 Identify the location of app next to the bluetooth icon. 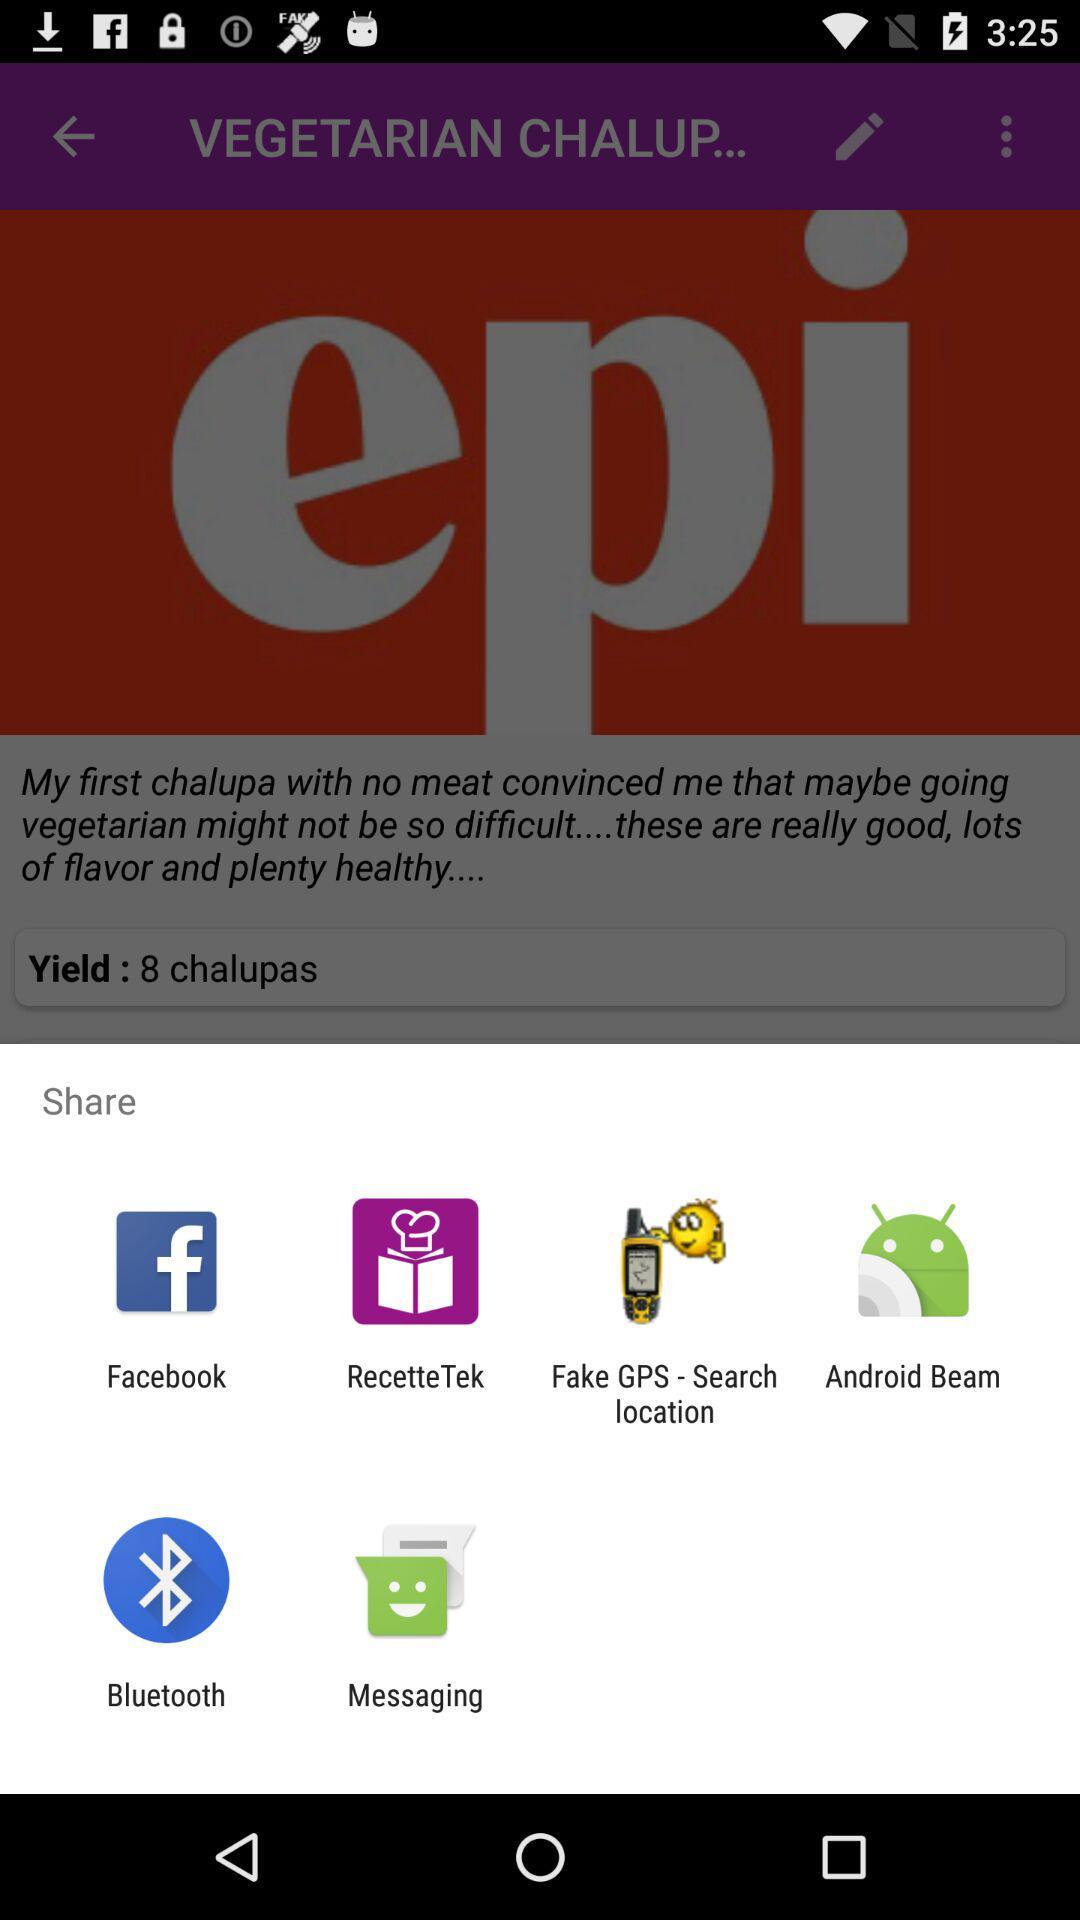
(414, 1711).